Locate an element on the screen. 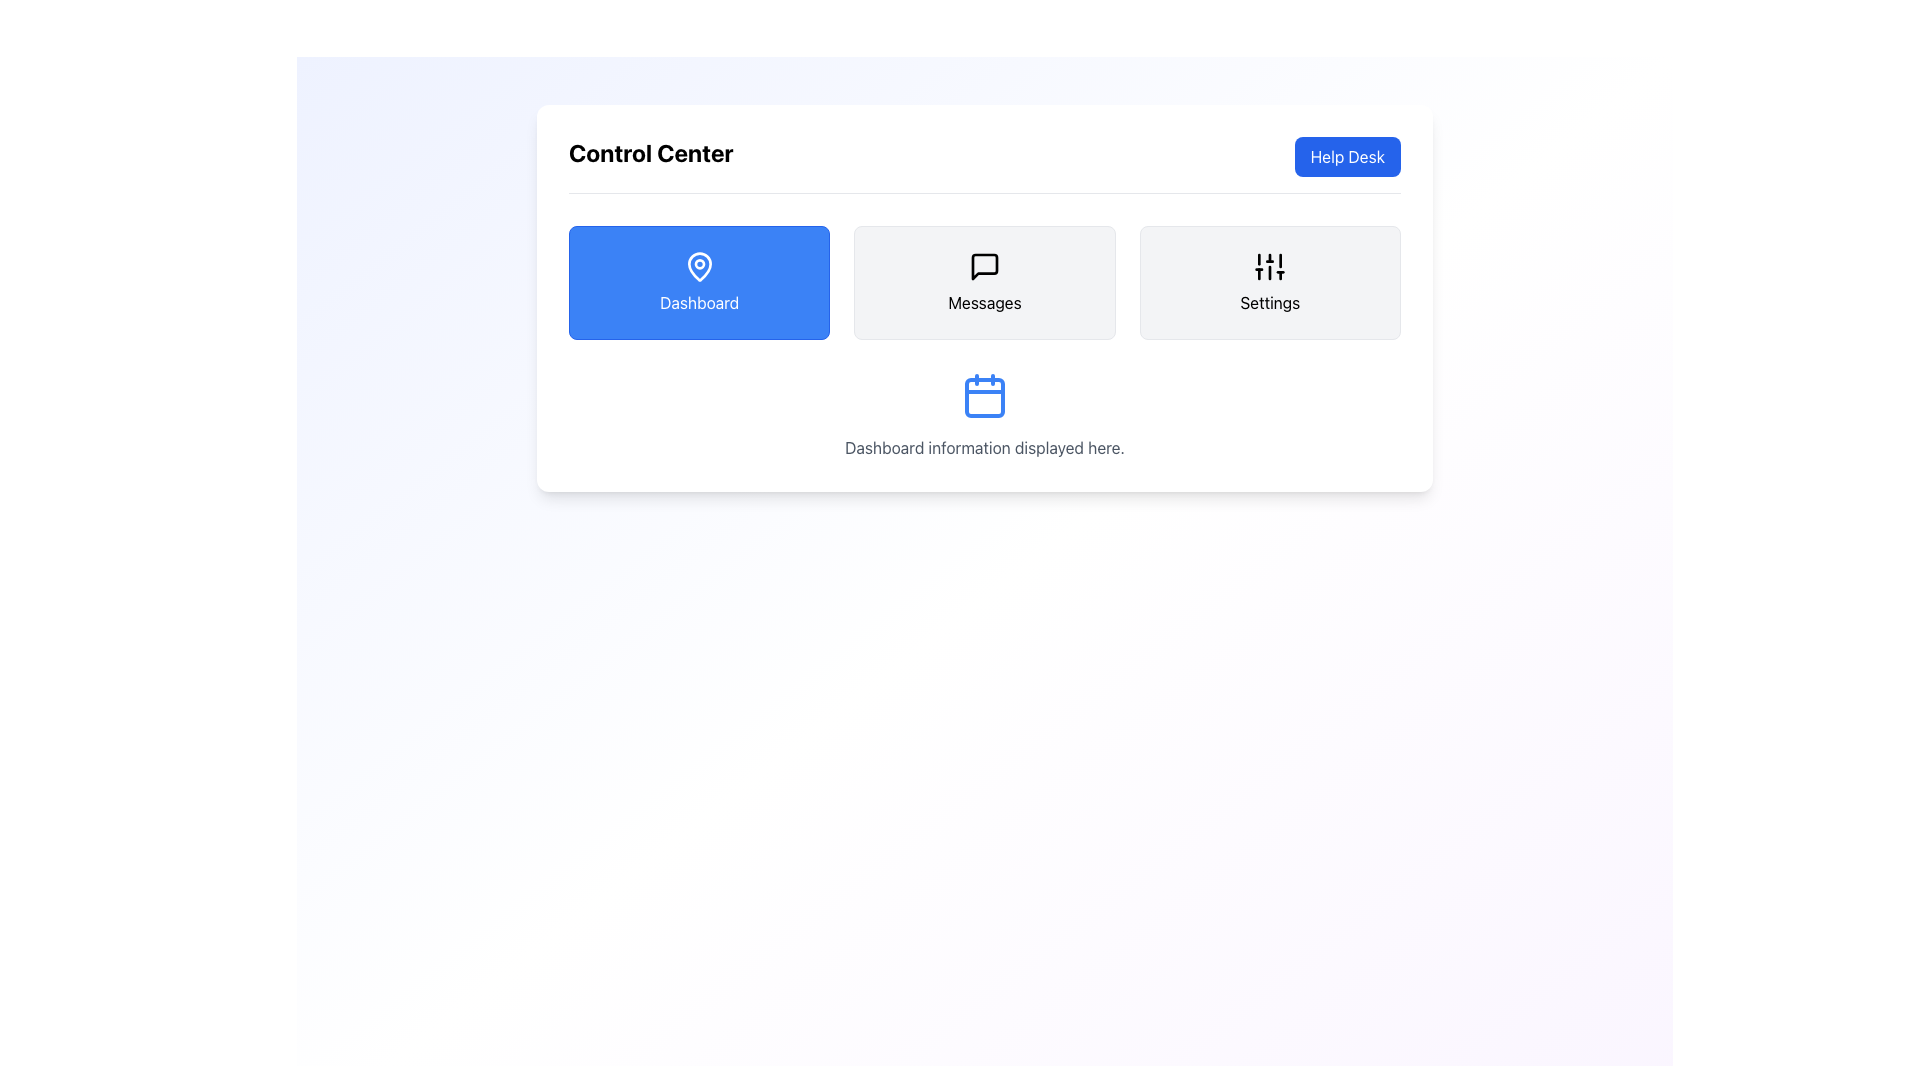  the rectangular date indicator located at the center of the calendar icon with rounded corners is located at coordinates (984, 397).